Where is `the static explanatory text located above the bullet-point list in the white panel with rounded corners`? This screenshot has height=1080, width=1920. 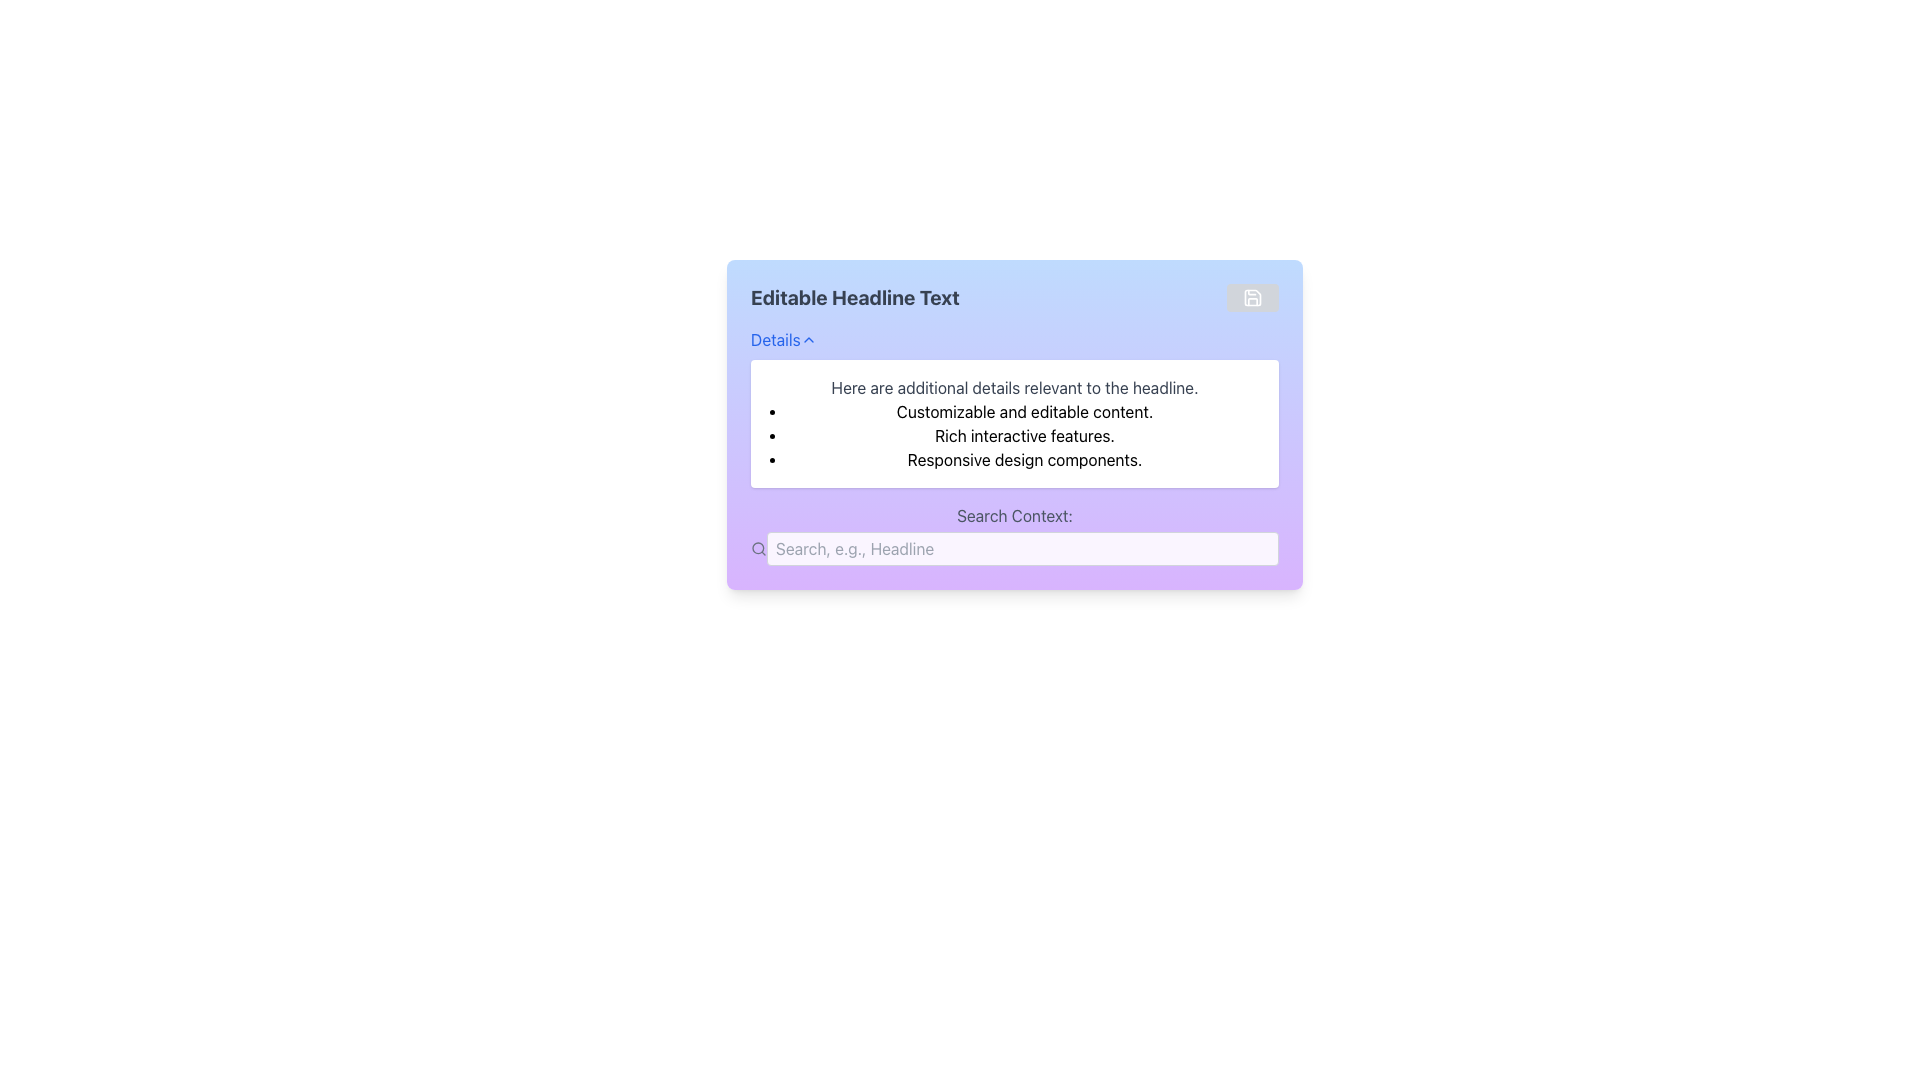
the static explanatory text located above the bullet-point list in the white panel with rounded corners is located at coordinates (1014, 388).